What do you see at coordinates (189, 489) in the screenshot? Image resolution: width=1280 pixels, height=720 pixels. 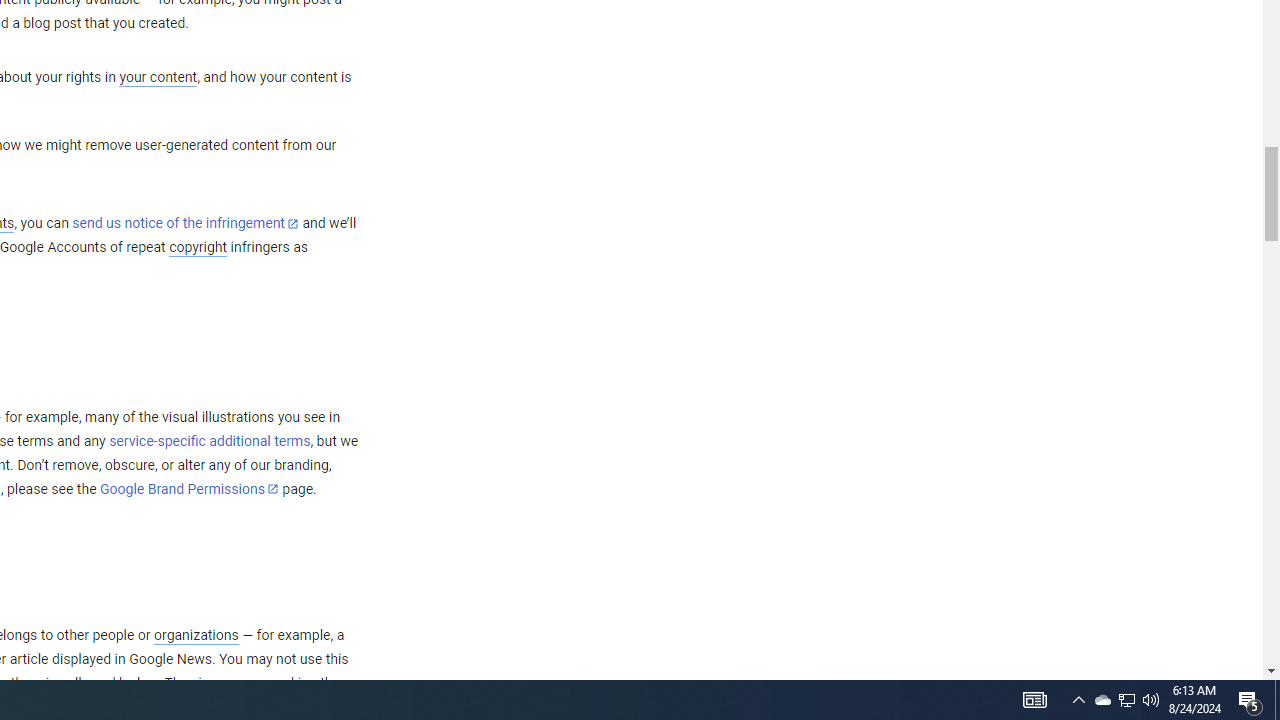 I see `'Google Brand Permissions'` at bounding box center [189, 489].